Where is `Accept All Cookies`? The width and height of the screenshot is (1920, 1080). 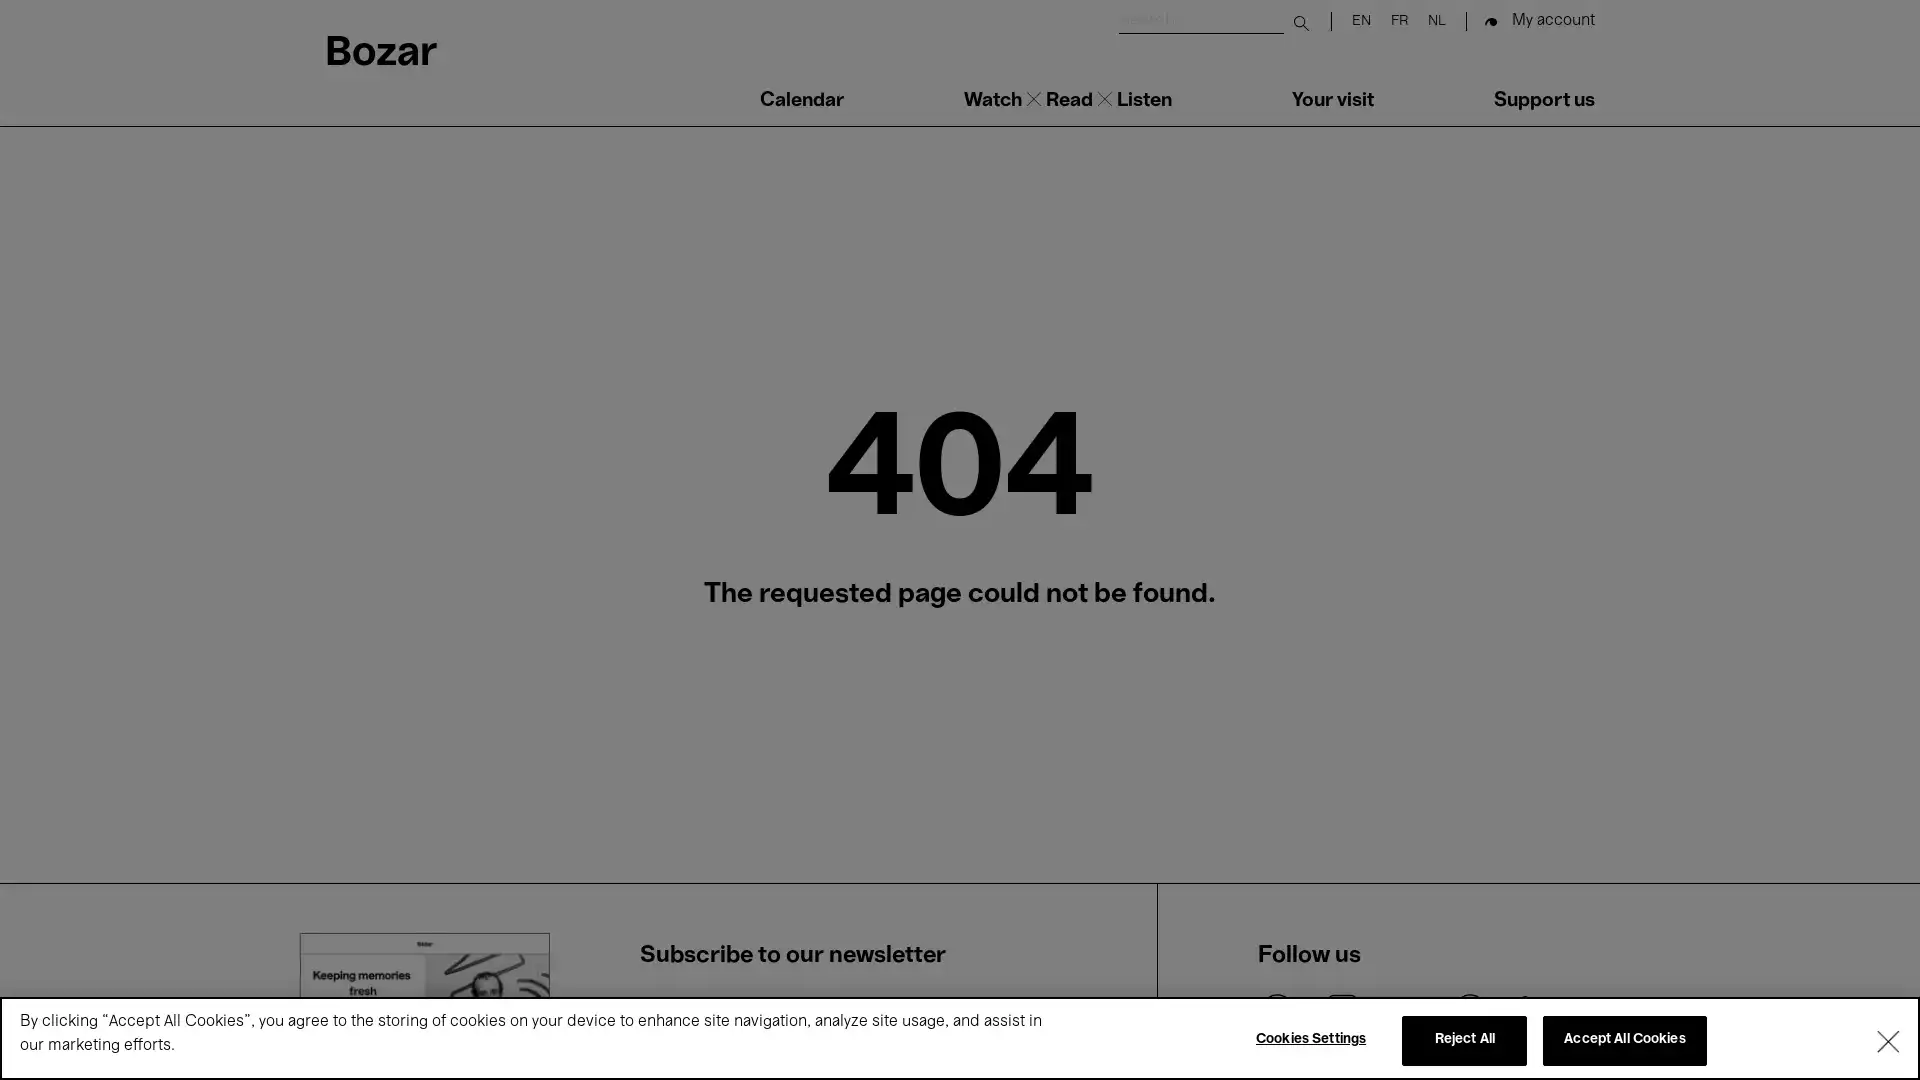 Accept All Cookies is located at coordinates (1624, 1039).